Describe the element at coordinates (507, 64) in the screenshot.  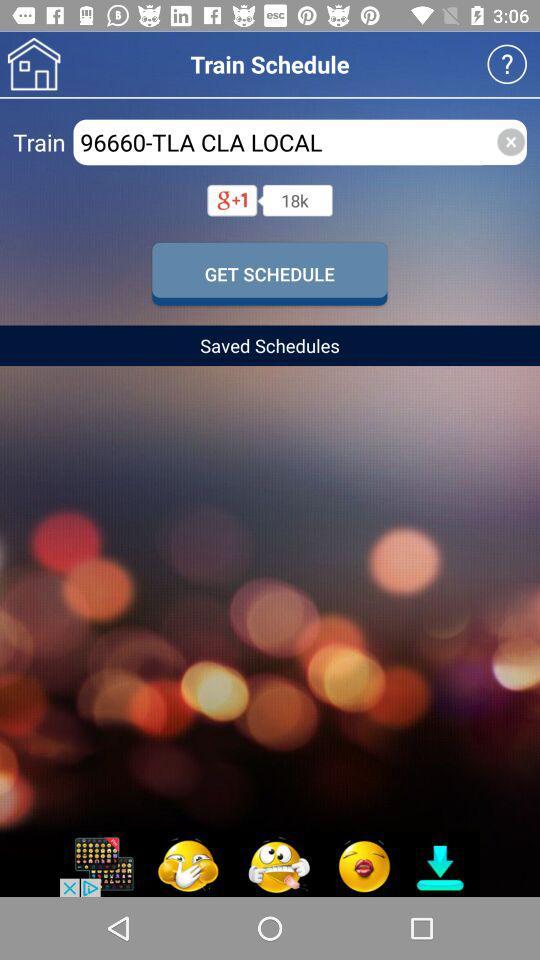
I see `the help icon` at that location.